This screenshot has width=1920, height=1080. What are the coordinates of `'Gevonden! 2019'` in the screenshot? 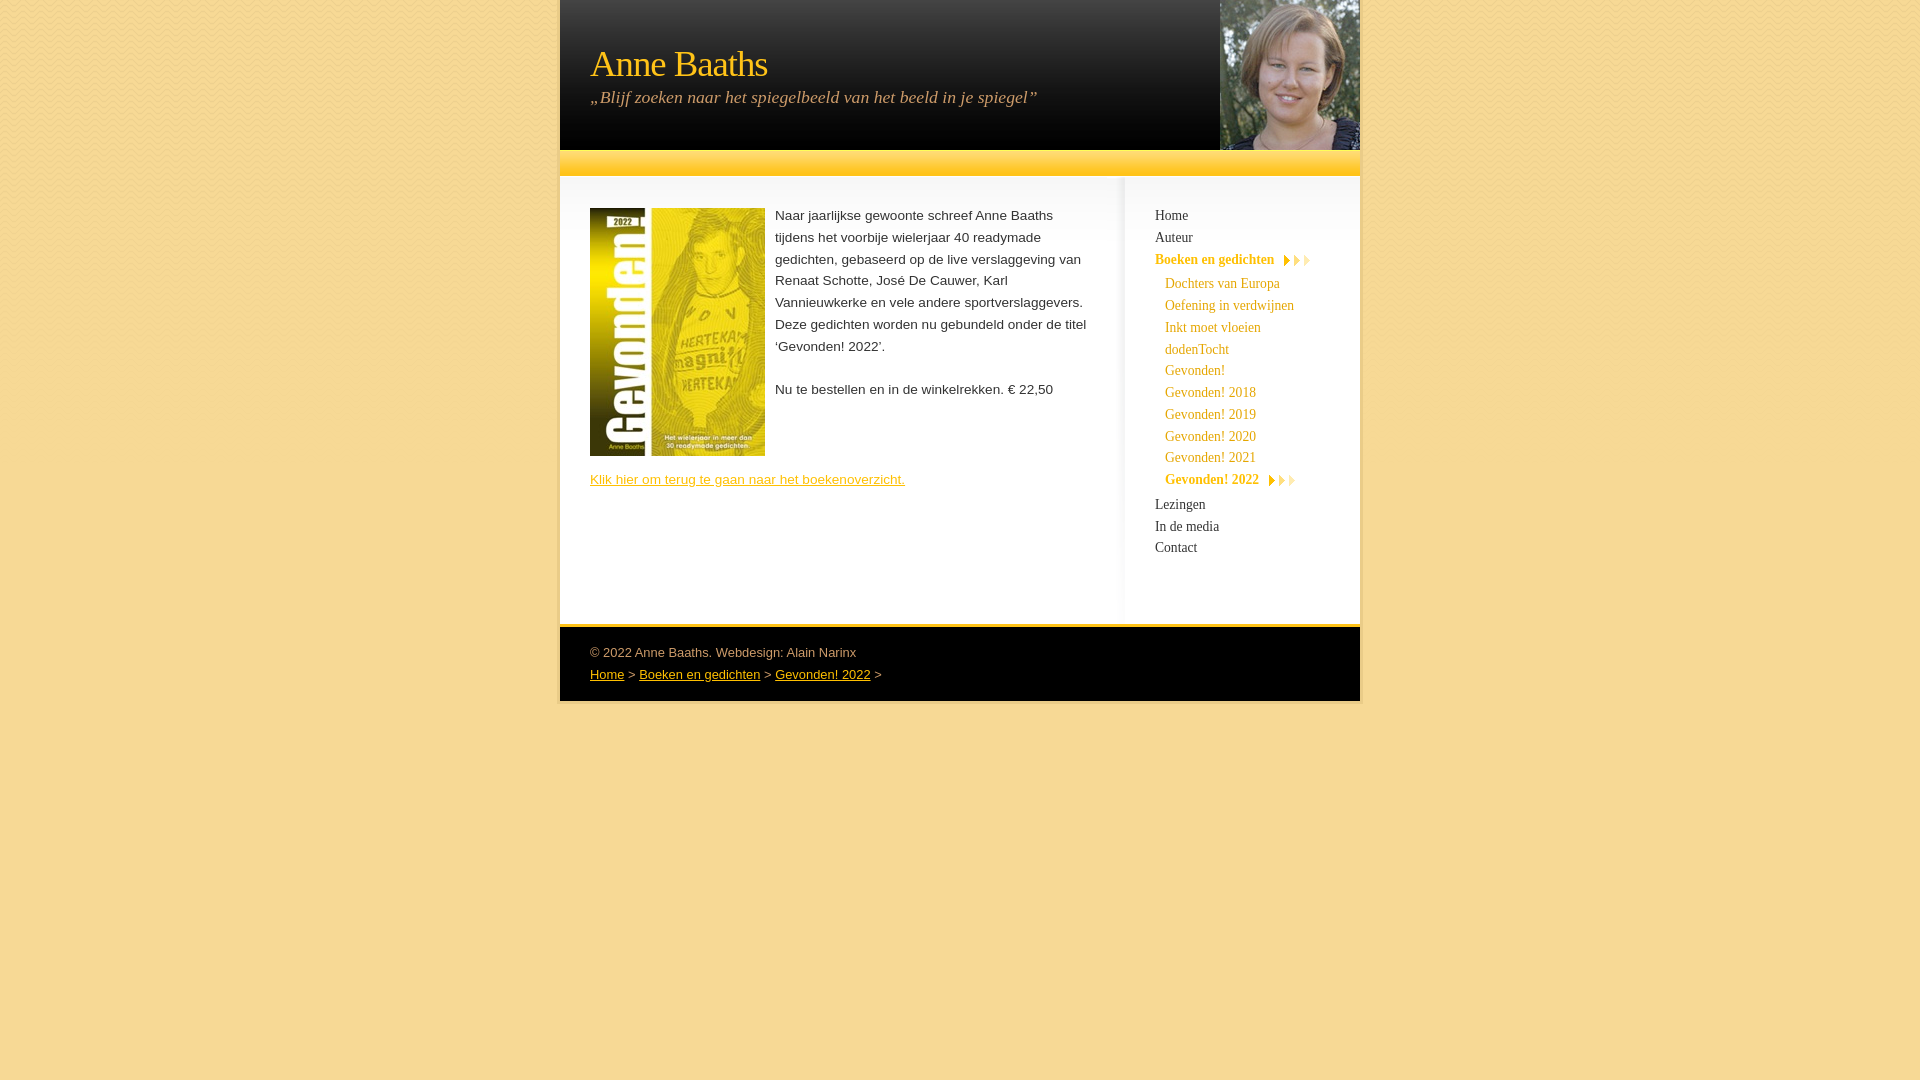 It's located at (1209, 413).